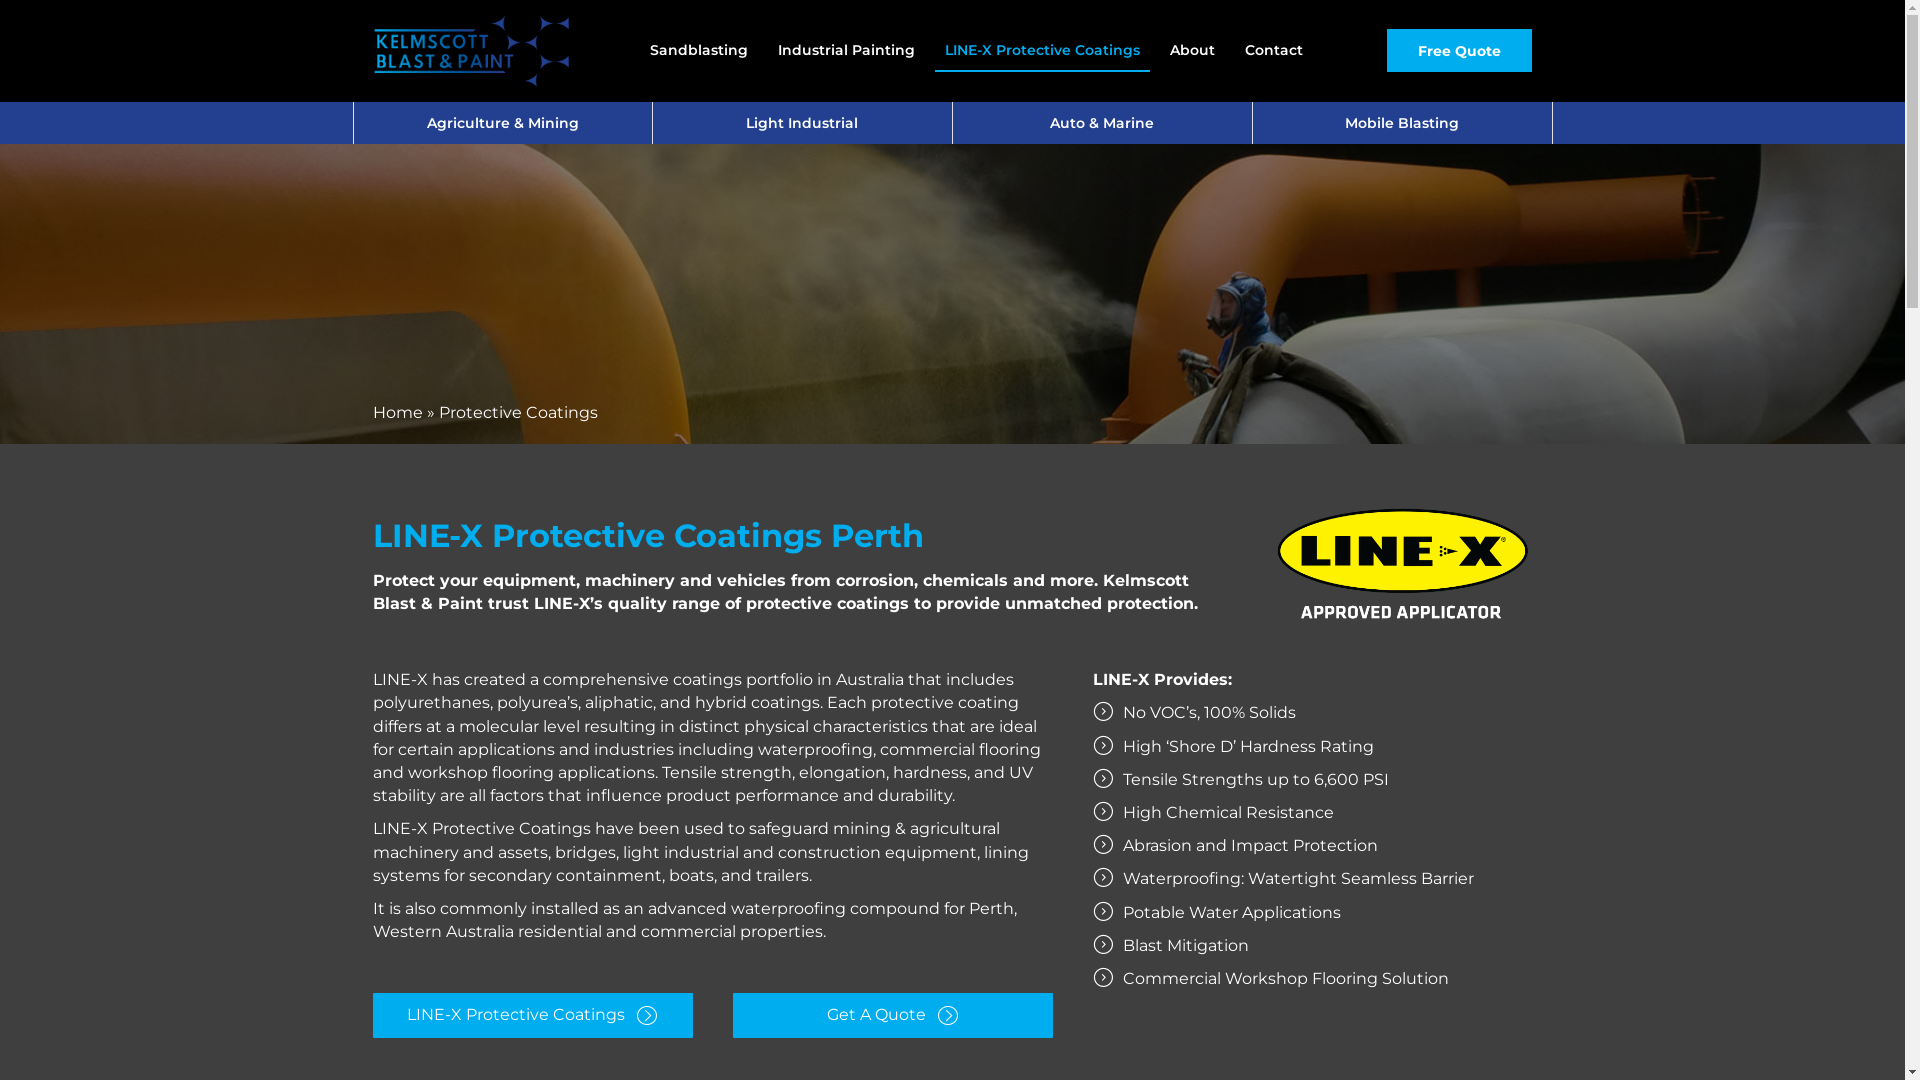  Describe the element at coordinates (801, 123) in the screenshot. I see `'Light Industrial'` at that location.